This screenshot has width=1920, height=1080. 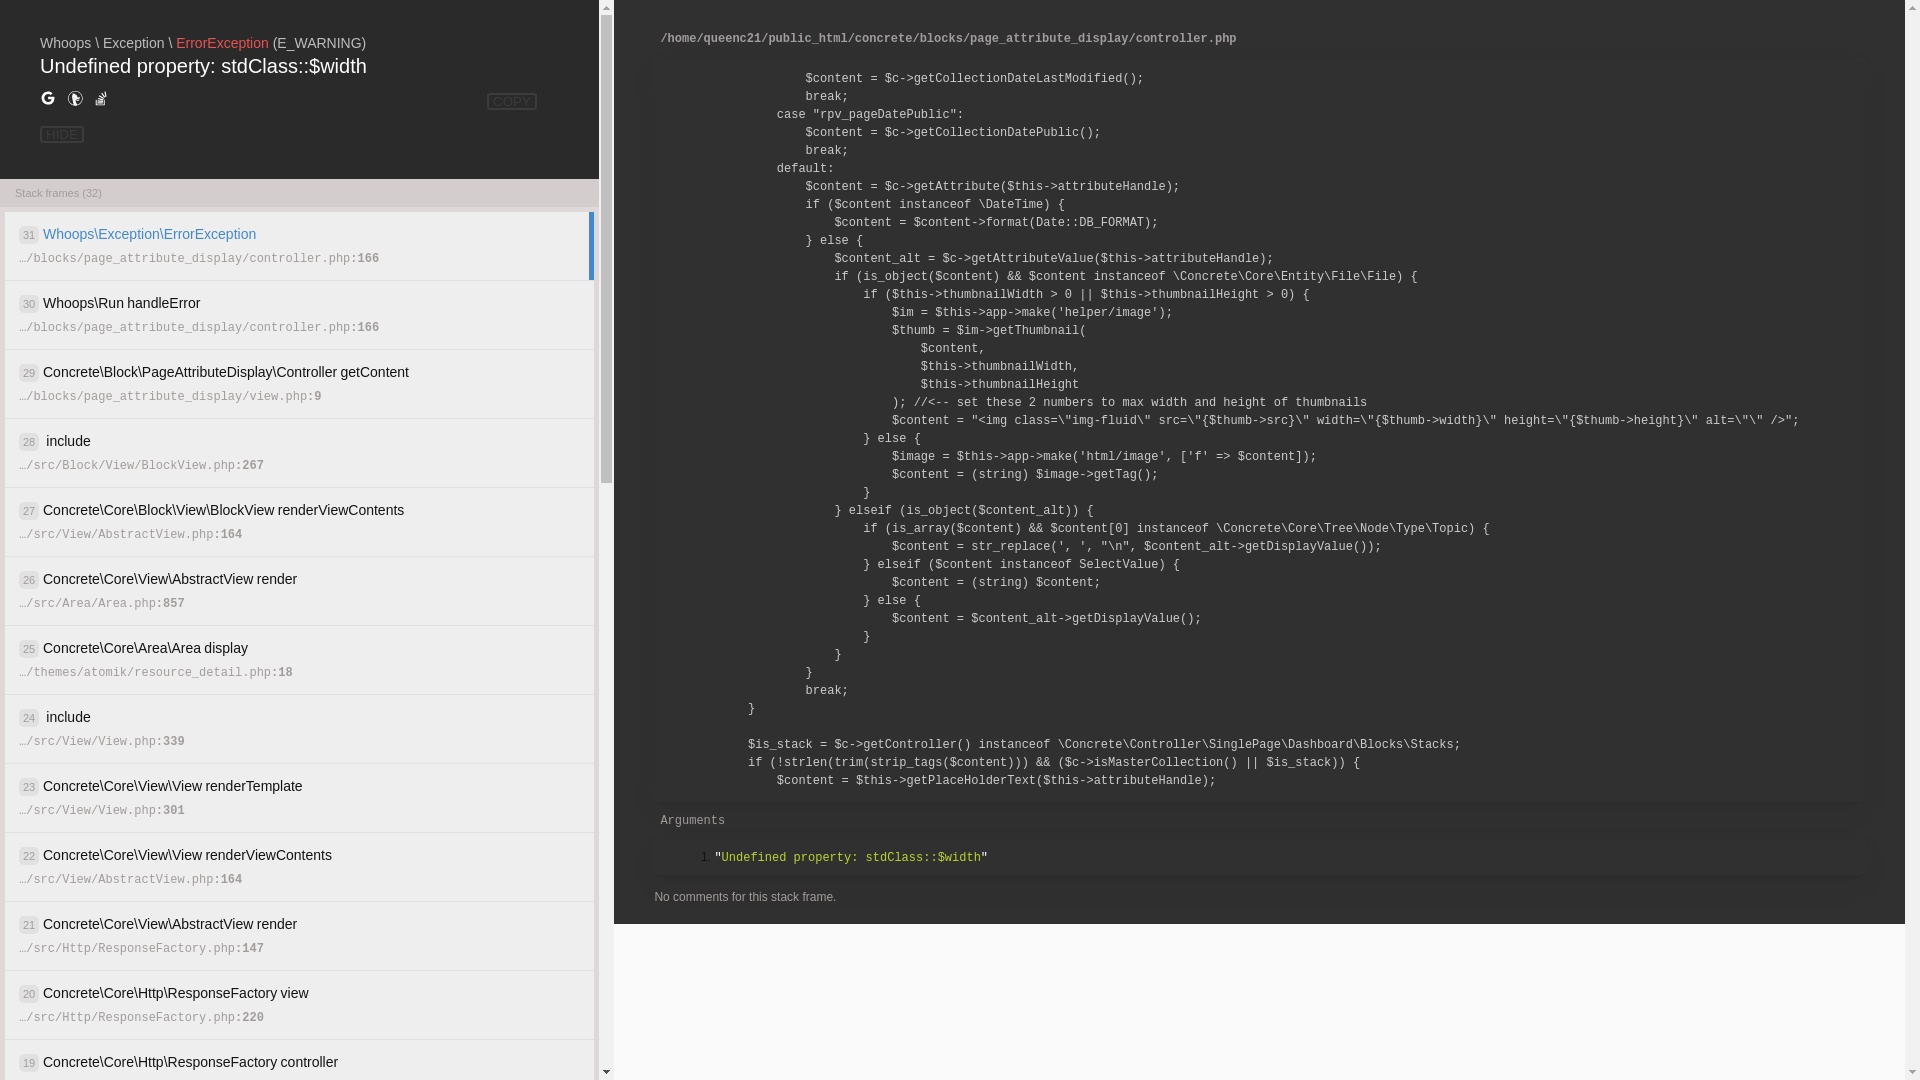 What do you see at coordinates (48, 99) in the screenshot?
I see `'Search for help on Google.'` at bounding box center [48, 99].